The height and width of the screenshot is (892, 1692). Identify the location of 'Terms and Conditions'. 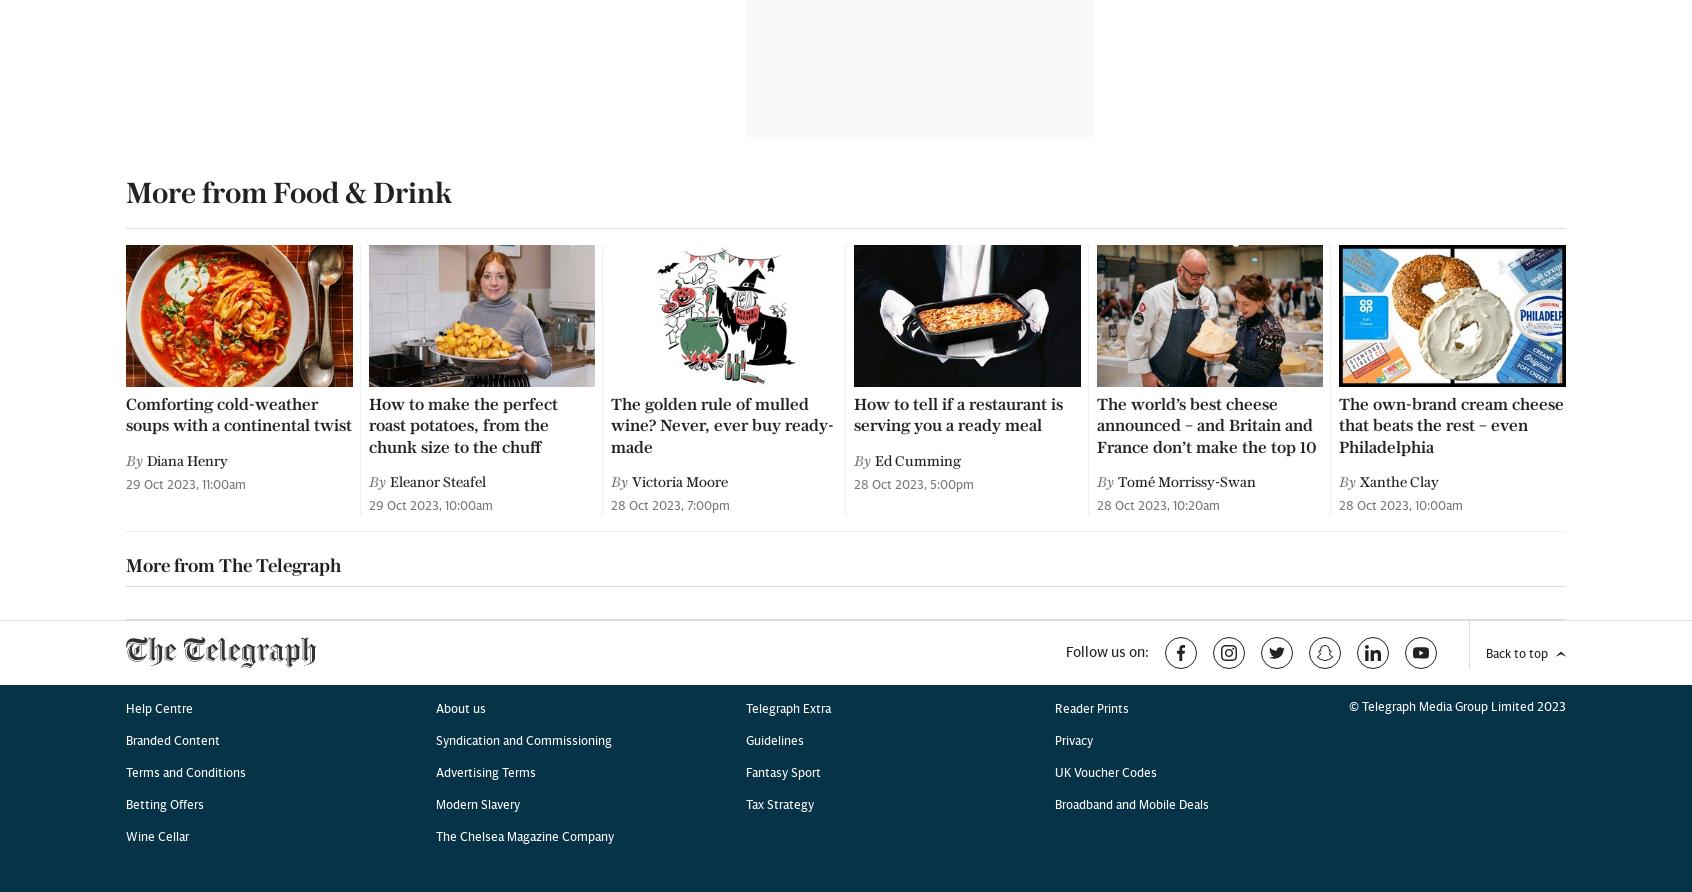
(184, 112).